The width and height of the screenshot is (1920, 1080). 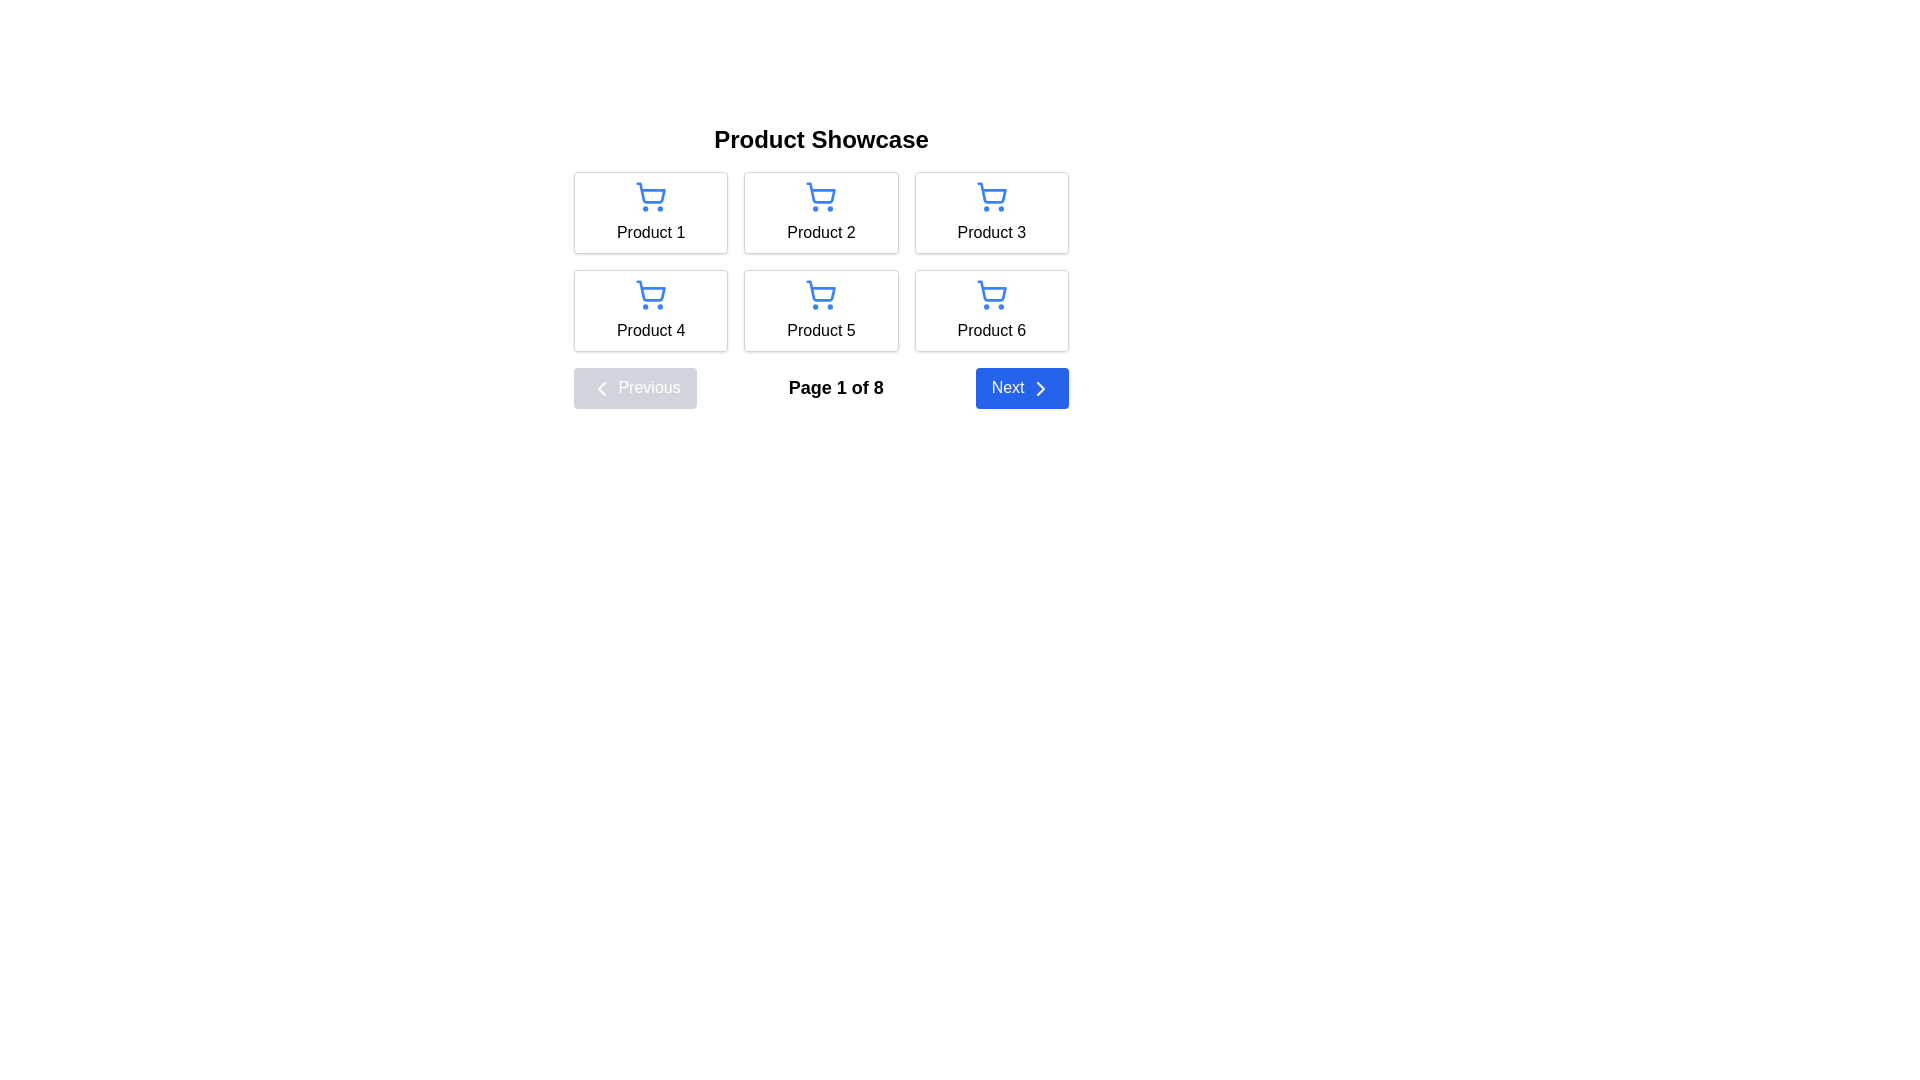 I want to click on the style of the rightward chevron SVG icon located within the 'Next' button at the bottom center of the layout, so click(x=1040, y=388).